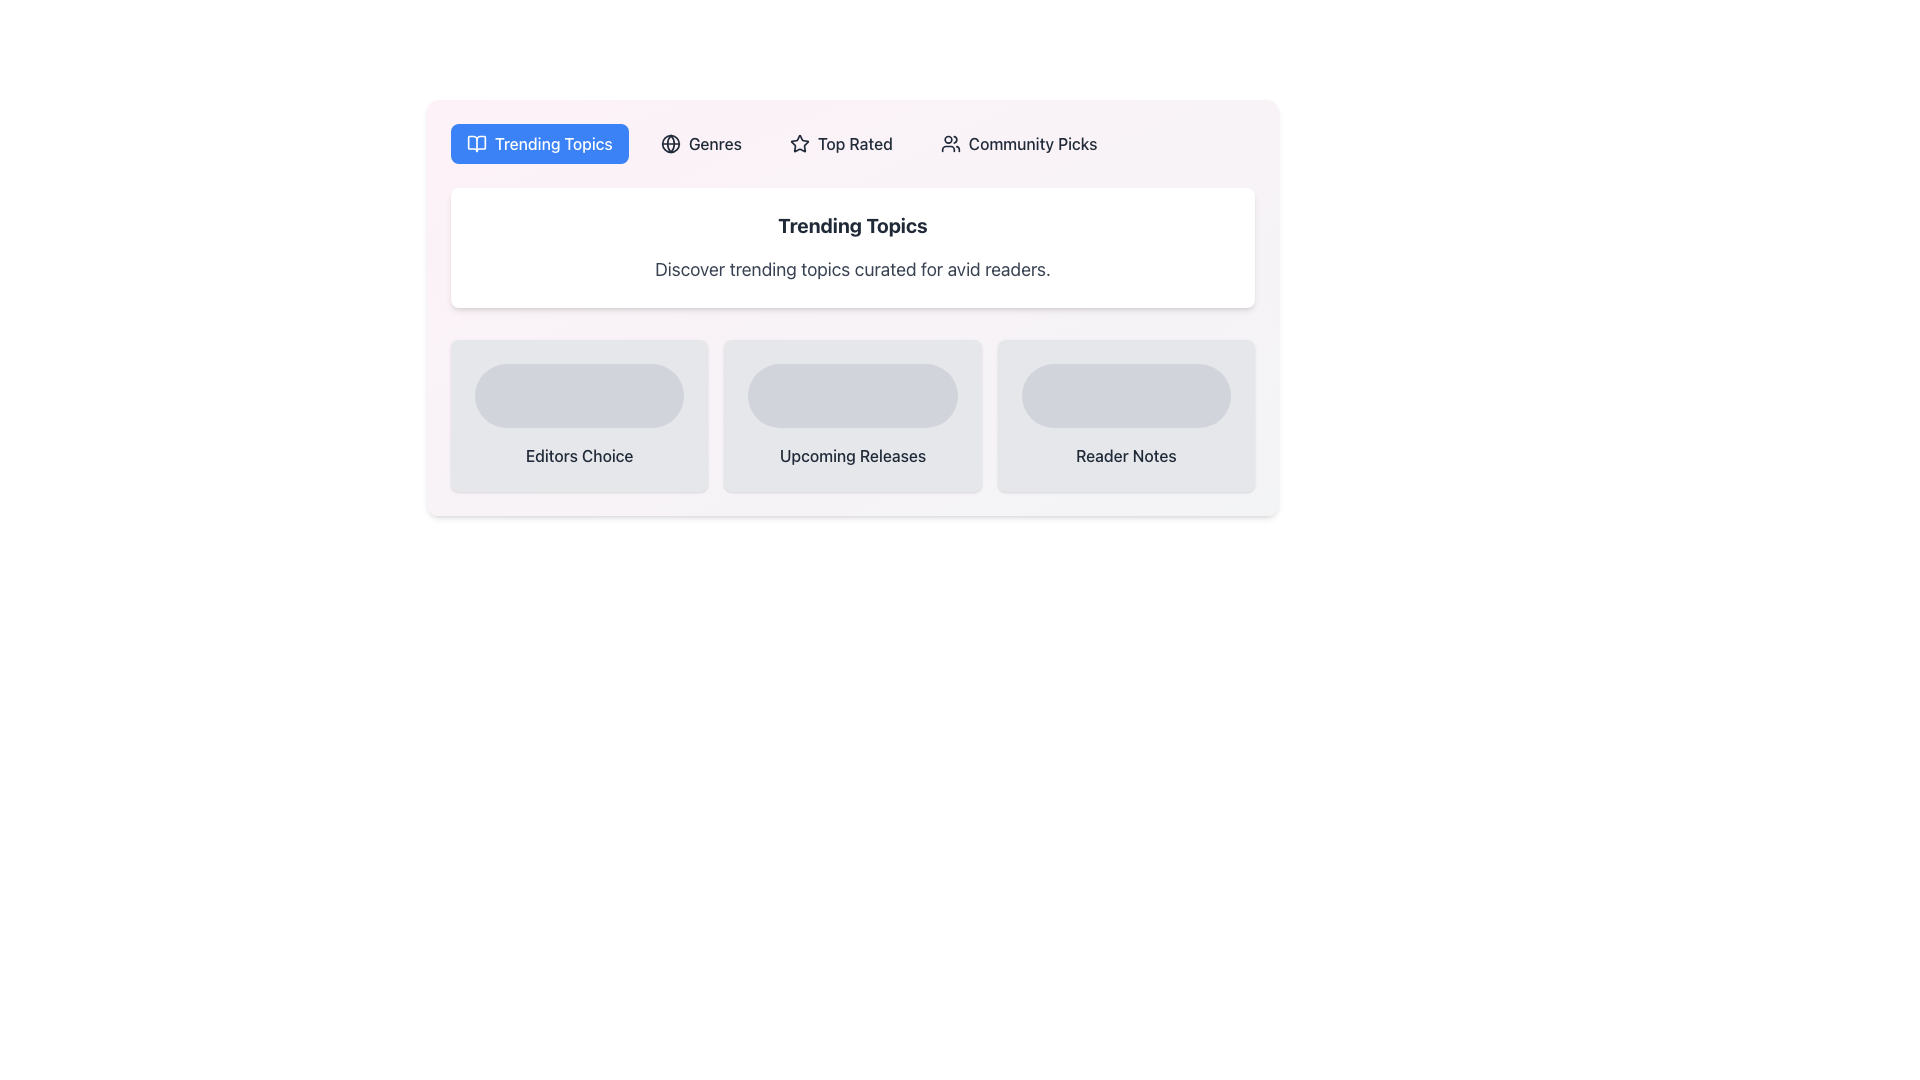  I want to click on text label 'Top Rated' within the button component, which is styled with a slightly bolded, dark gray font and is located between the 'Genres' button and the 'Community Picks' button in the horizontal navigation menu, so click(855, 142).